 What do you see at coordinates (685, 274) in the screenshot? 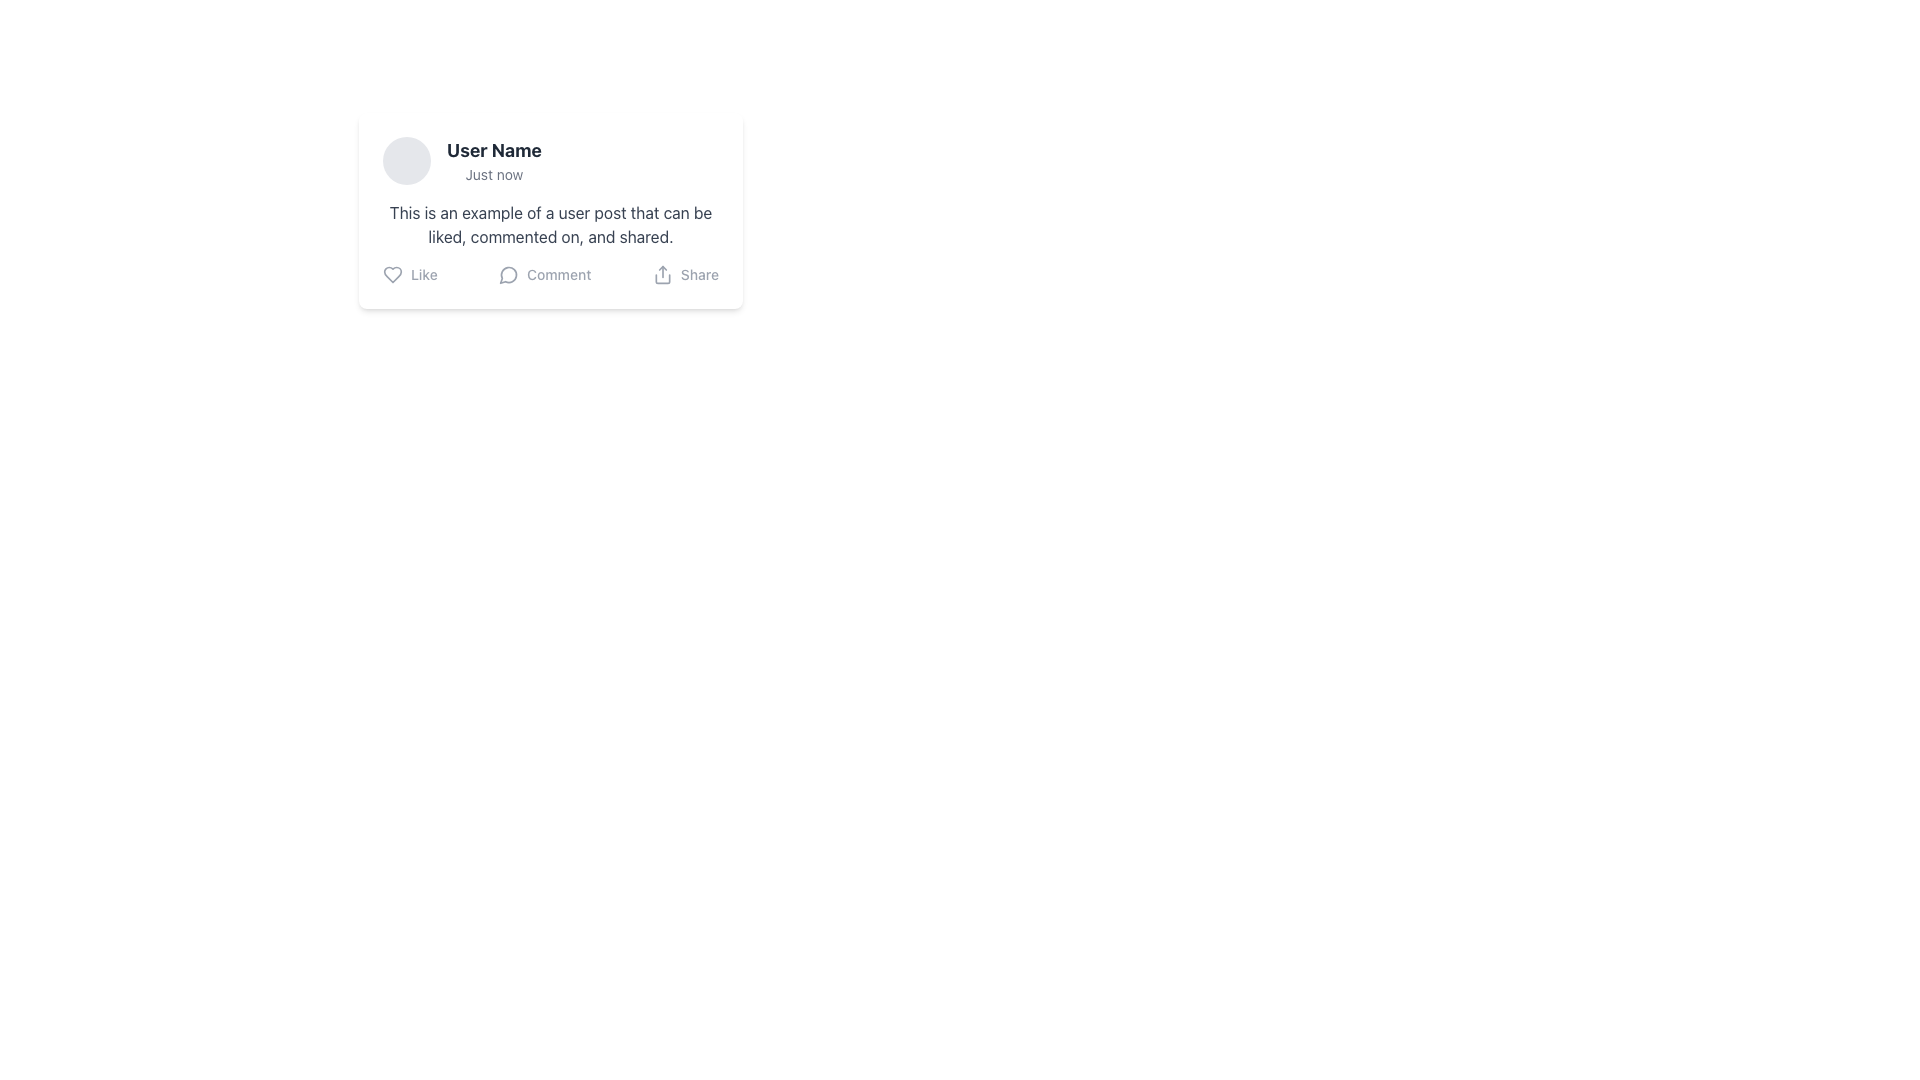
I see `the 'Share' button, which features an upward pointing arrow icon followed by the text 'Share', located in the bottom-right corner of the card interface` at bounding box center [685, 274].